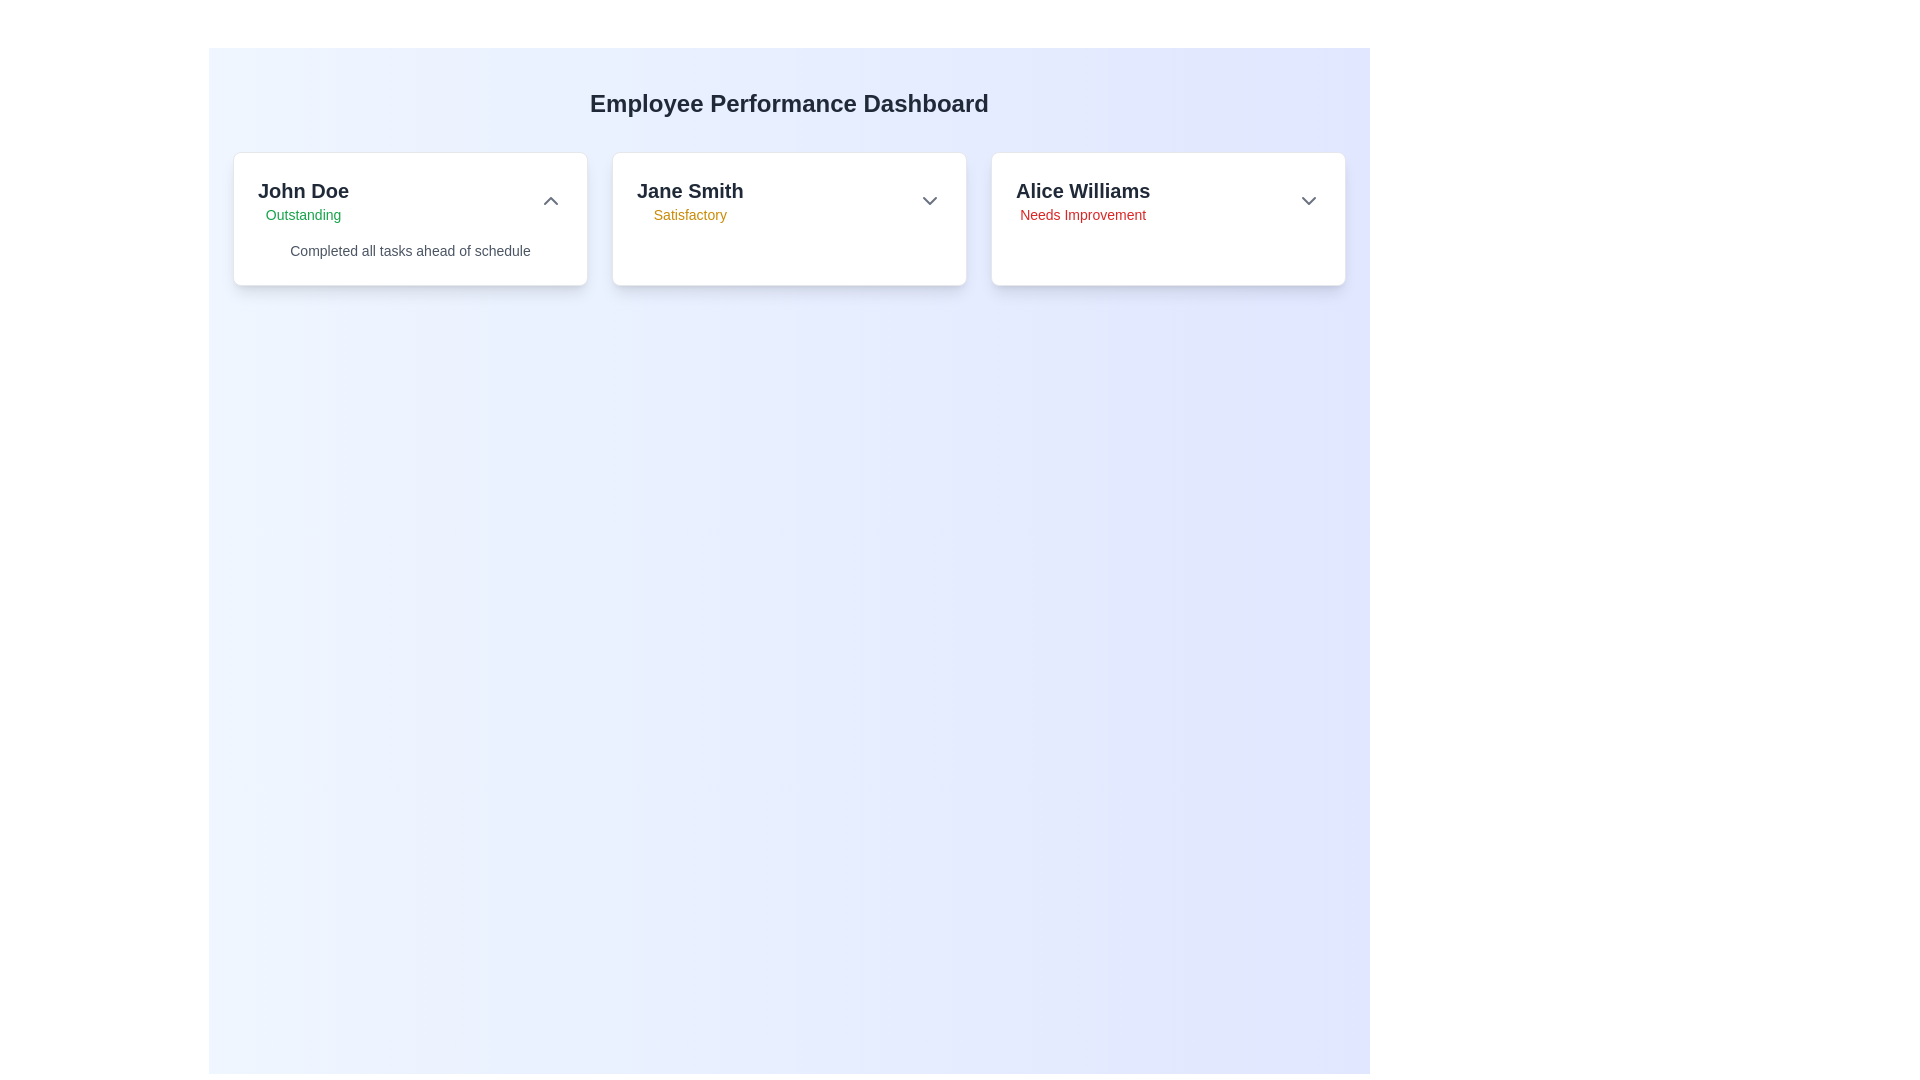  I want to click on the composite text display element for employee 'Jane Smith', which includes a bold heading and a subtitle indicating the status 'Satisfactory', so click(690, 200).